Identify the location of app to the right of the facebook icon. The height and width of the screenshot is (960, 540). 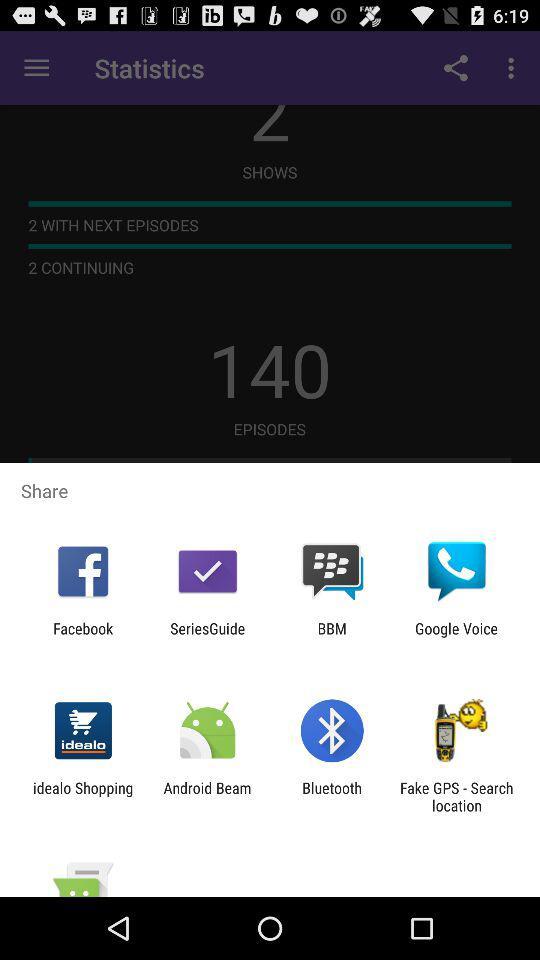
(206, 636).